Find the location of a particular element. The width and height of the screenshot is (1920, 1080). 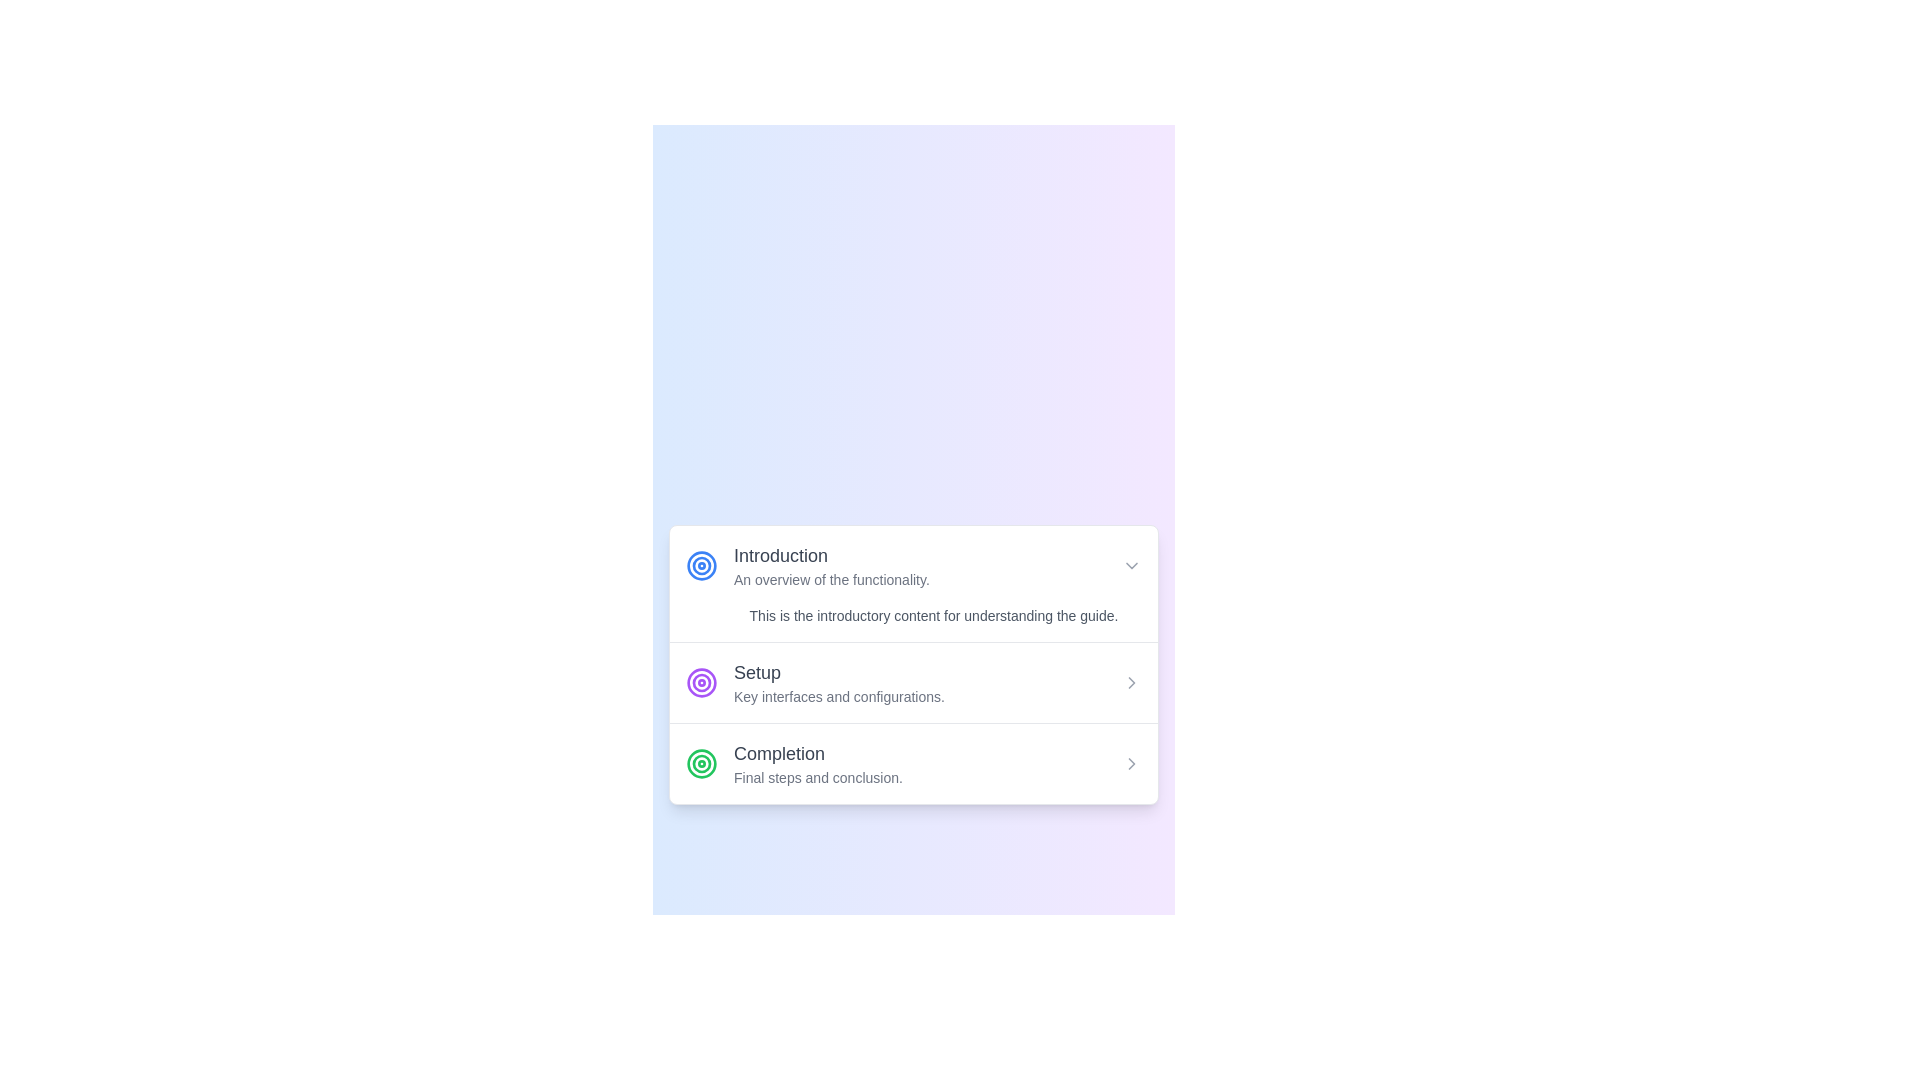

the circular purple target icon located to the left of the text 'Setup' in the second row of the Setup section list is located at coordinates (701, 681).